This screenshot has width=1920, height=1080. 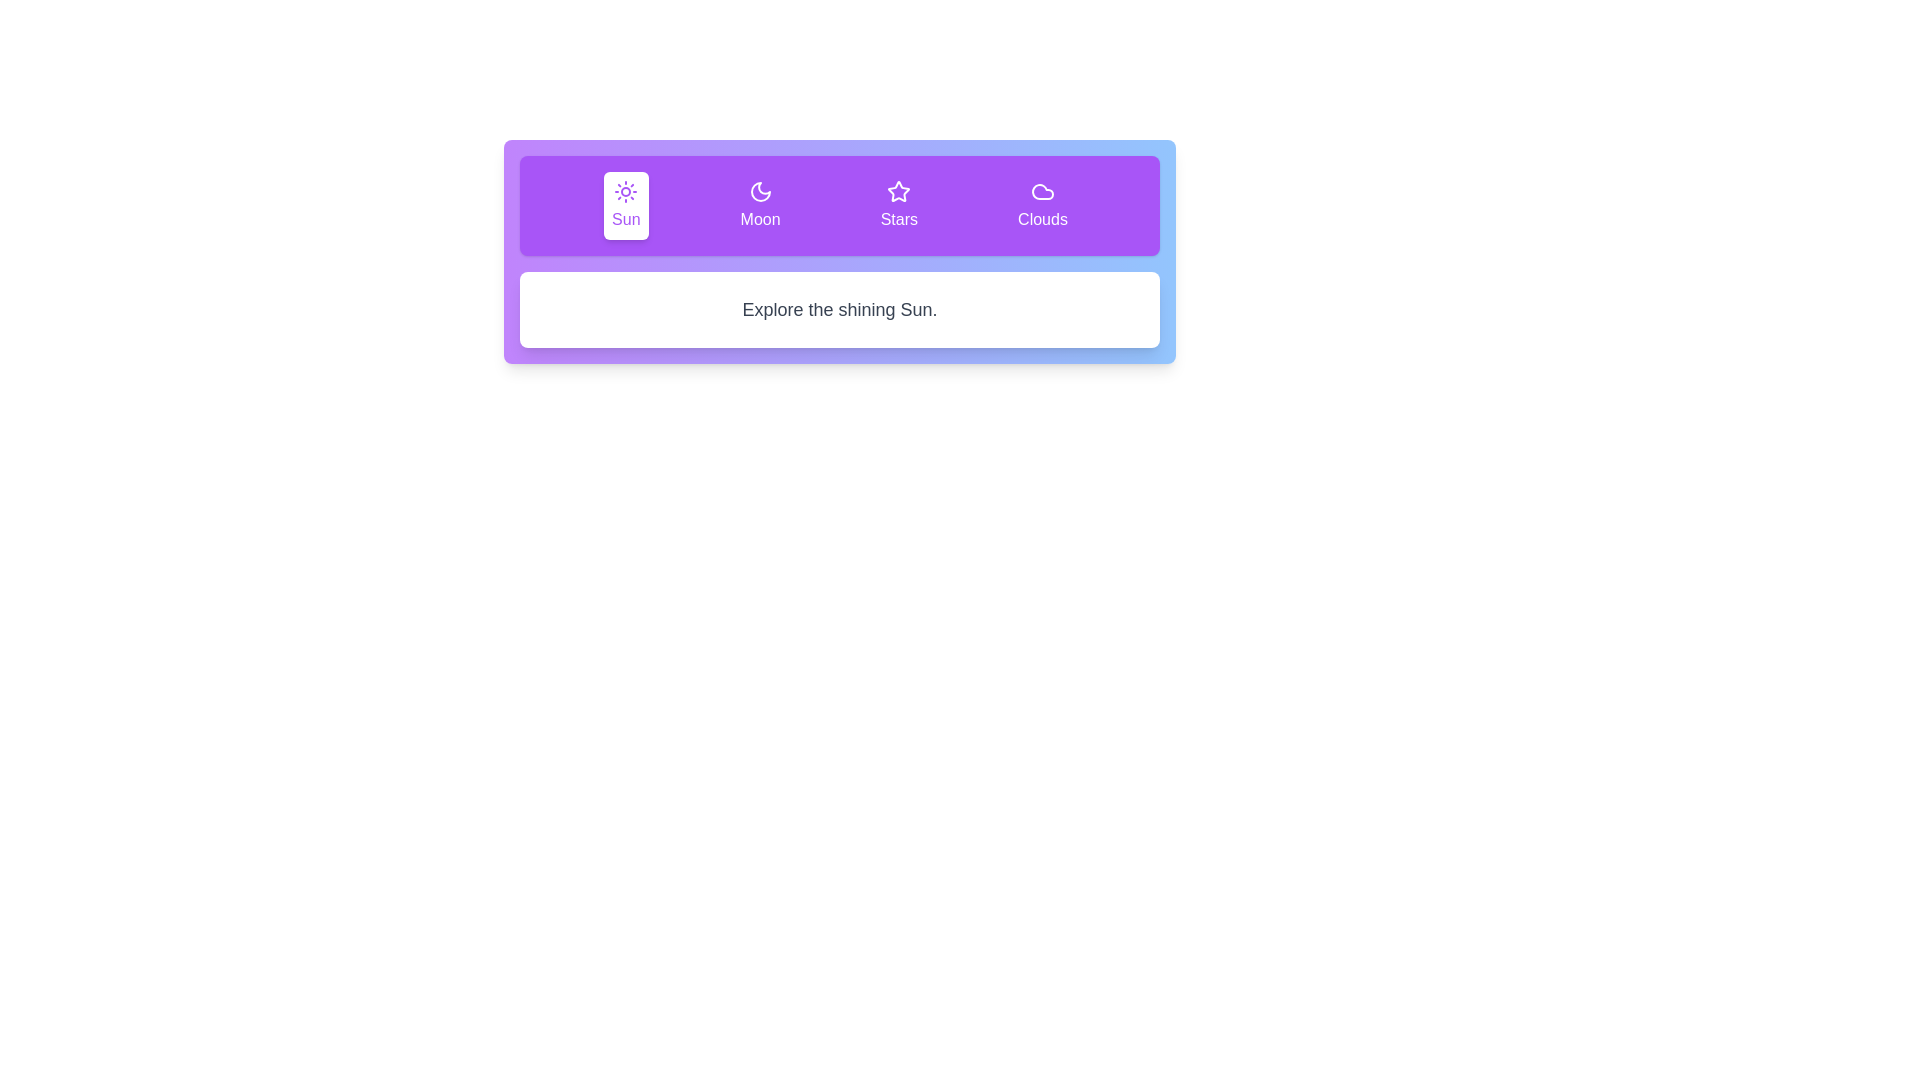 What do you see at coordinates (898, 192) in the screenshot?
I see `the star-shaped icon with a purple background located near the label 'Stars', which is the third icon in a horizontal layout of four items` at bounding box center [898, 192].